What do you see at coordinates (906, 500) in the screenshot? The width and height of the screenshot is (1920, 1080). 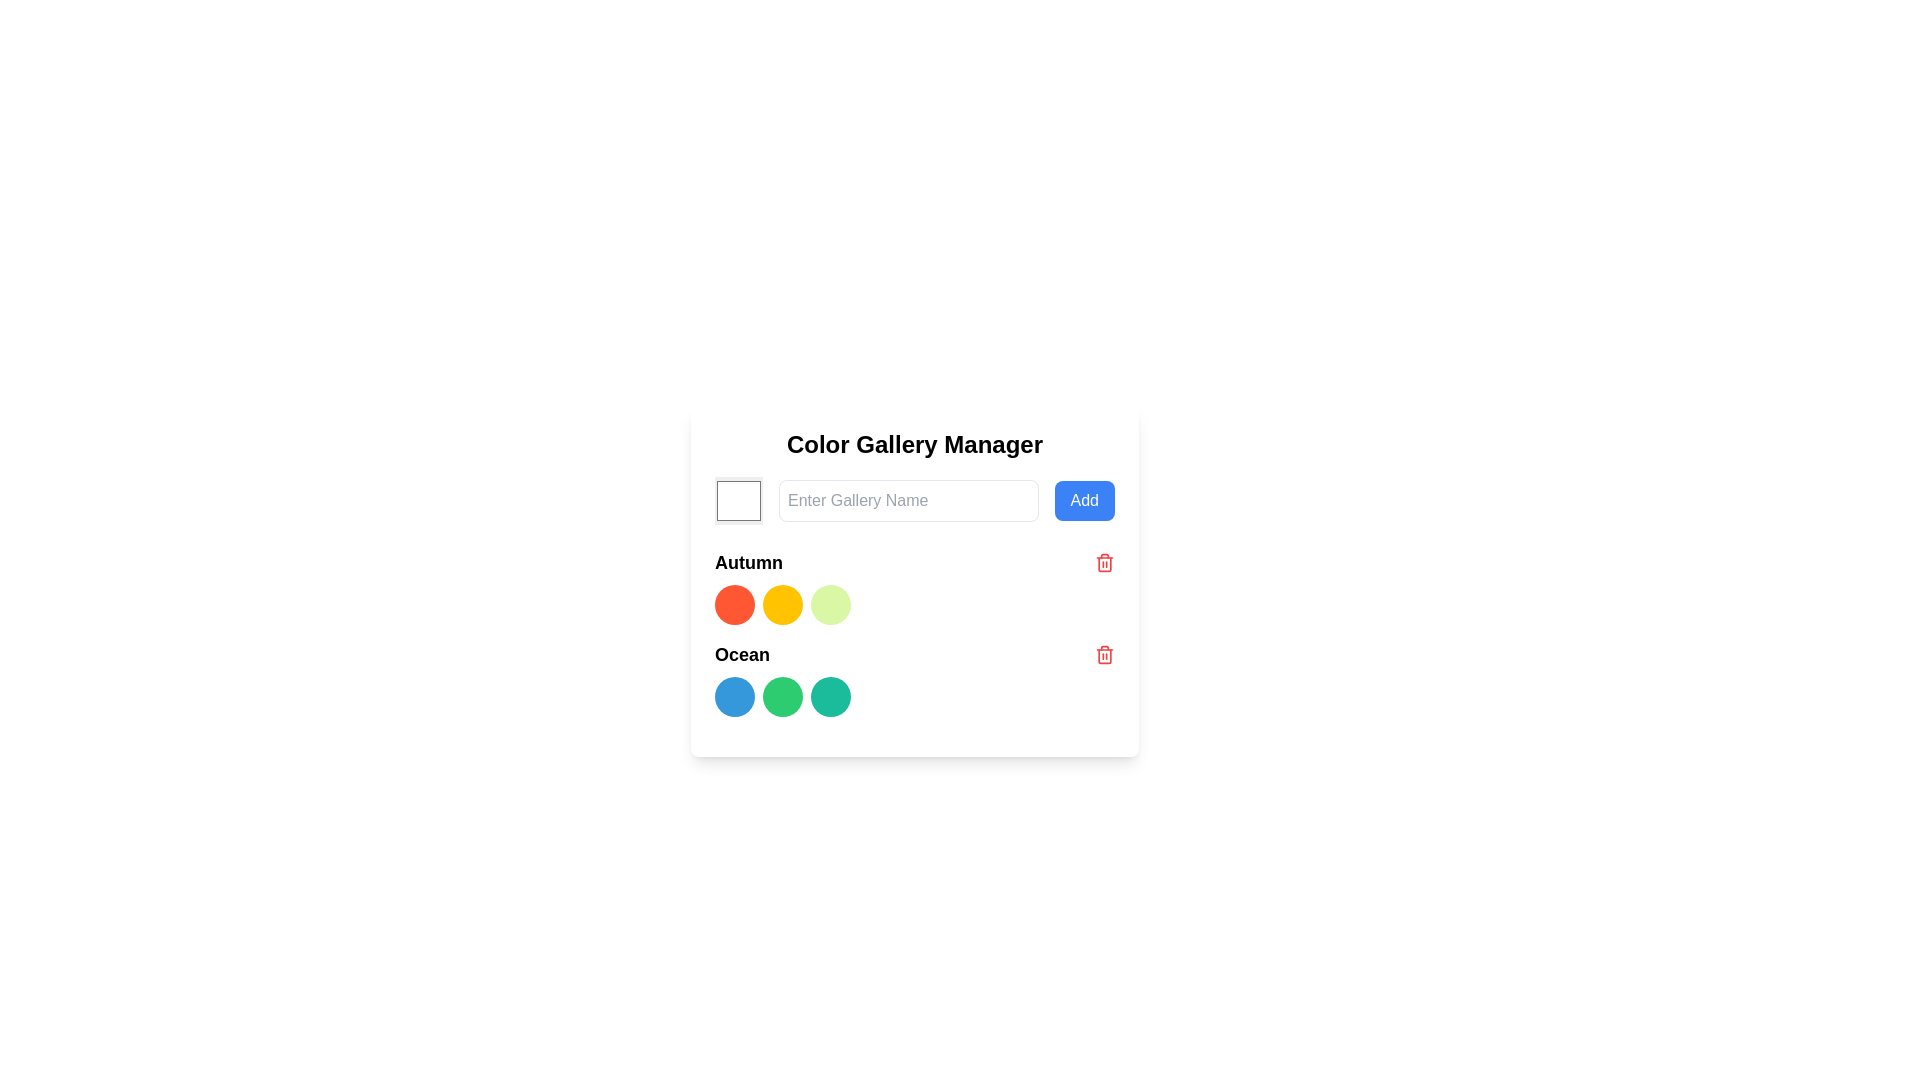 I see `to focus on the text input box for entering a gallery name, which is centrally located between the color picker and the 'Add' button` at bounding box center [906, 500].